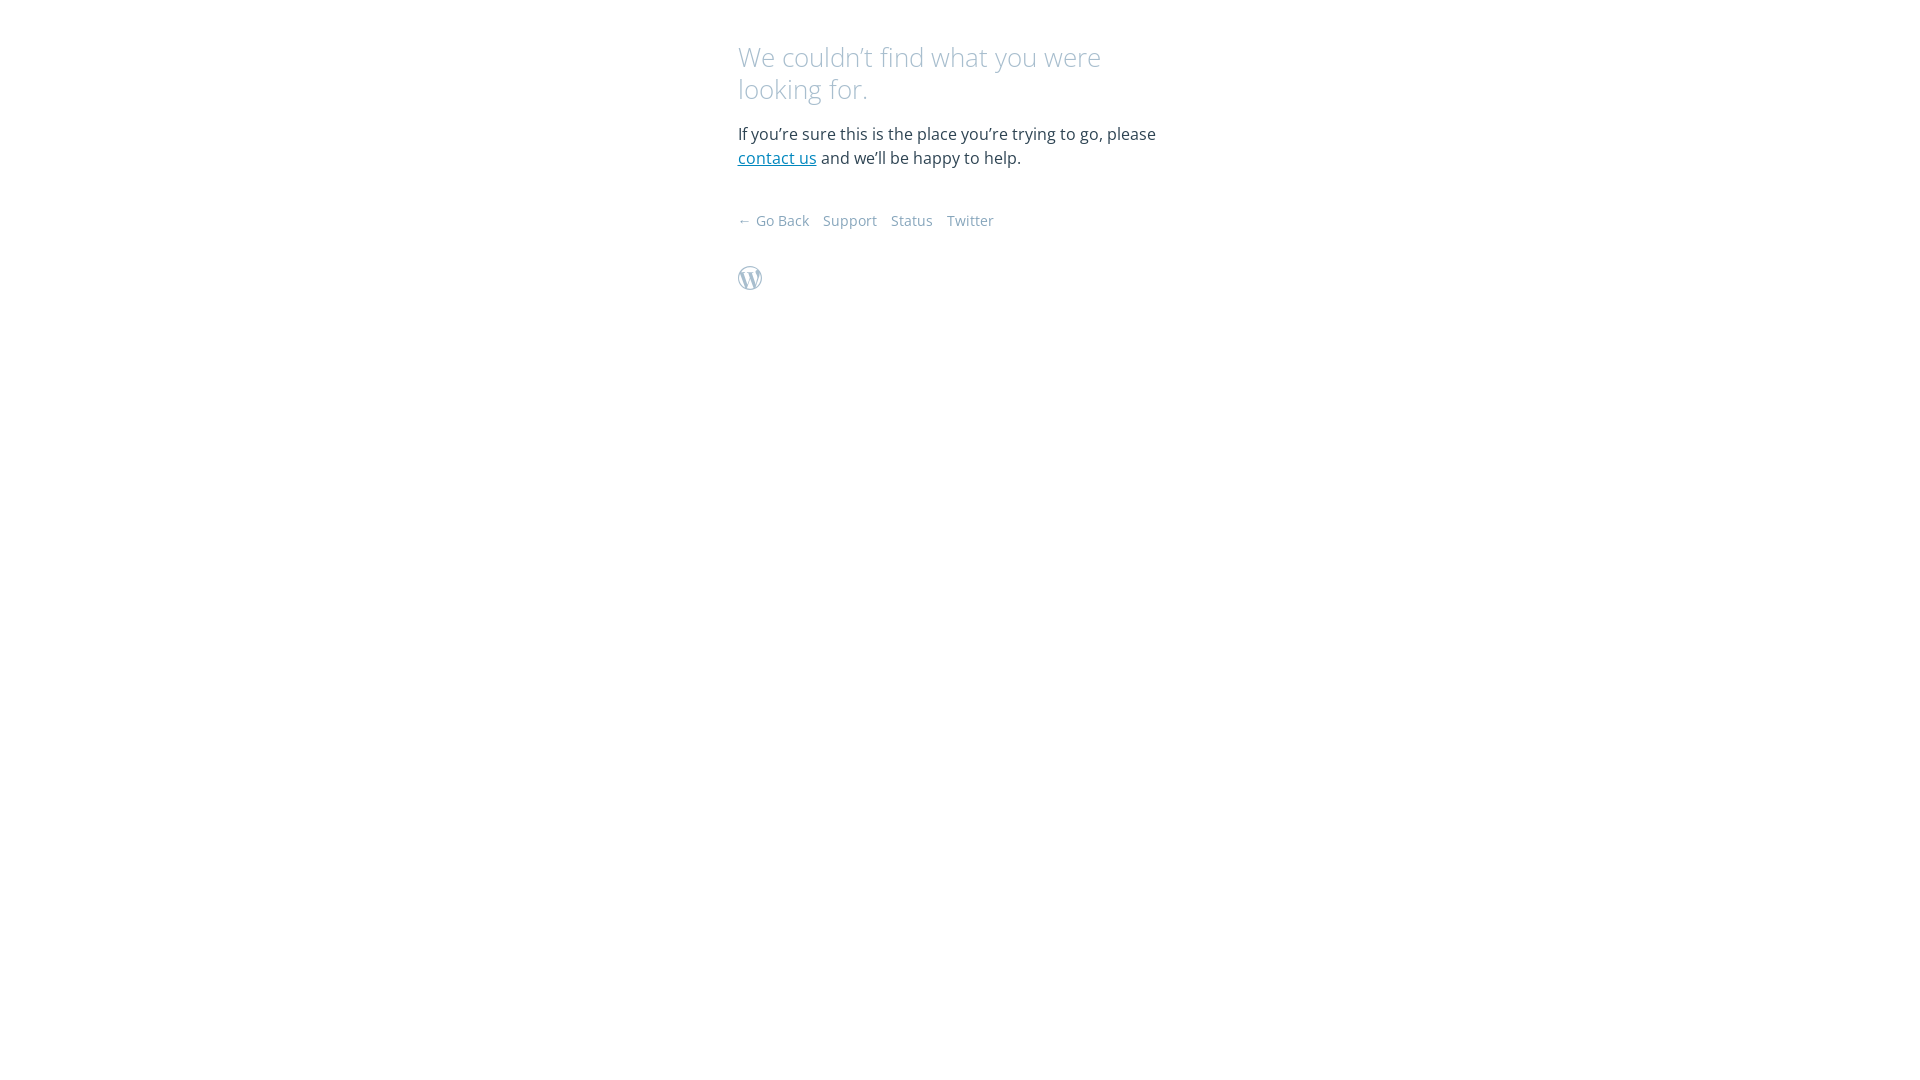  Describe the element at coordinates (910, 220) in the screenshot. I see `'Status'` at that location.